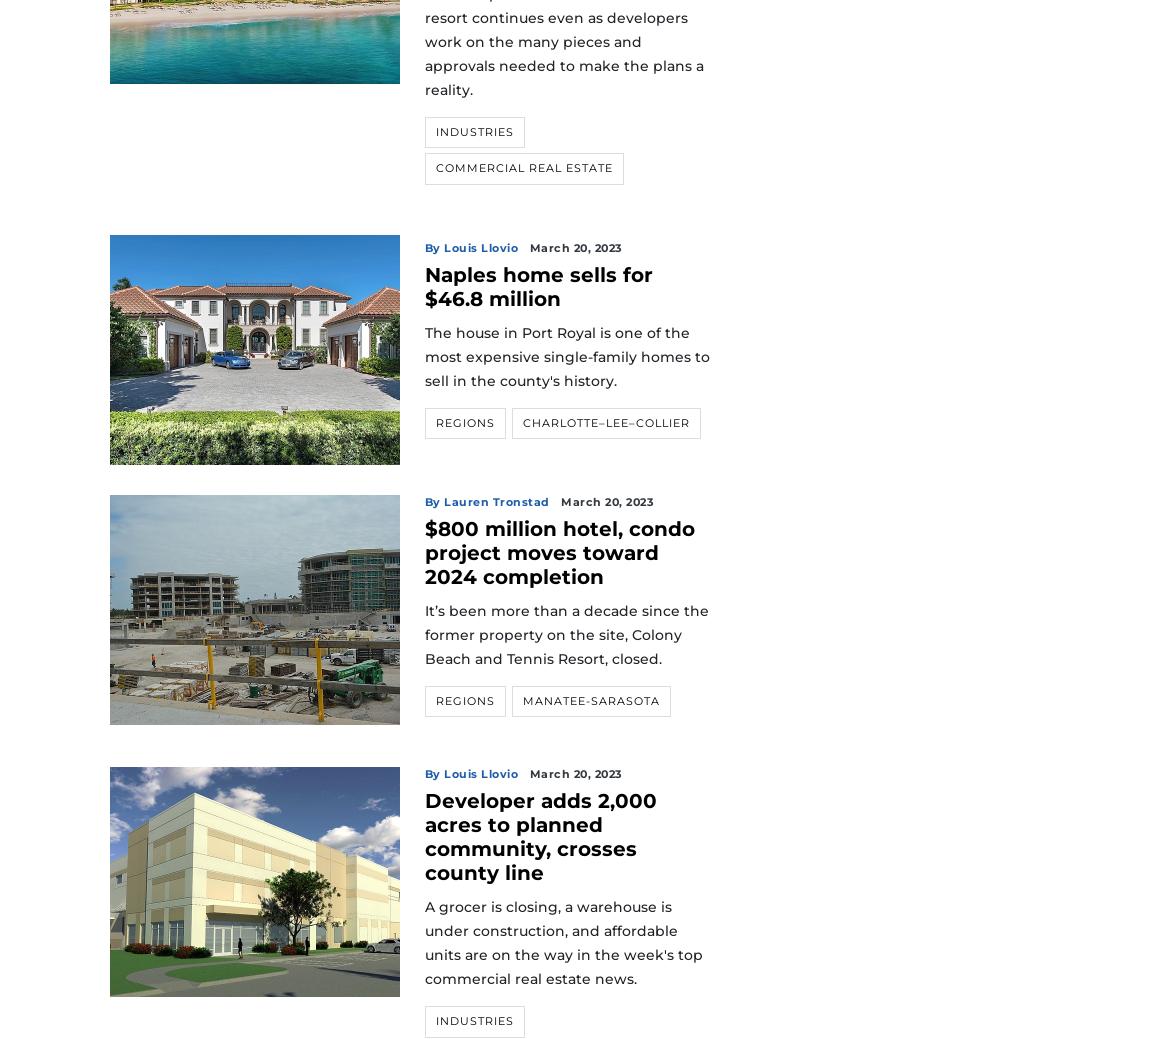  I want to click on 'It’s been more than a decade since the former property on the site, Colony Beach and Tennis Resort, closed.', so click(566, 633).